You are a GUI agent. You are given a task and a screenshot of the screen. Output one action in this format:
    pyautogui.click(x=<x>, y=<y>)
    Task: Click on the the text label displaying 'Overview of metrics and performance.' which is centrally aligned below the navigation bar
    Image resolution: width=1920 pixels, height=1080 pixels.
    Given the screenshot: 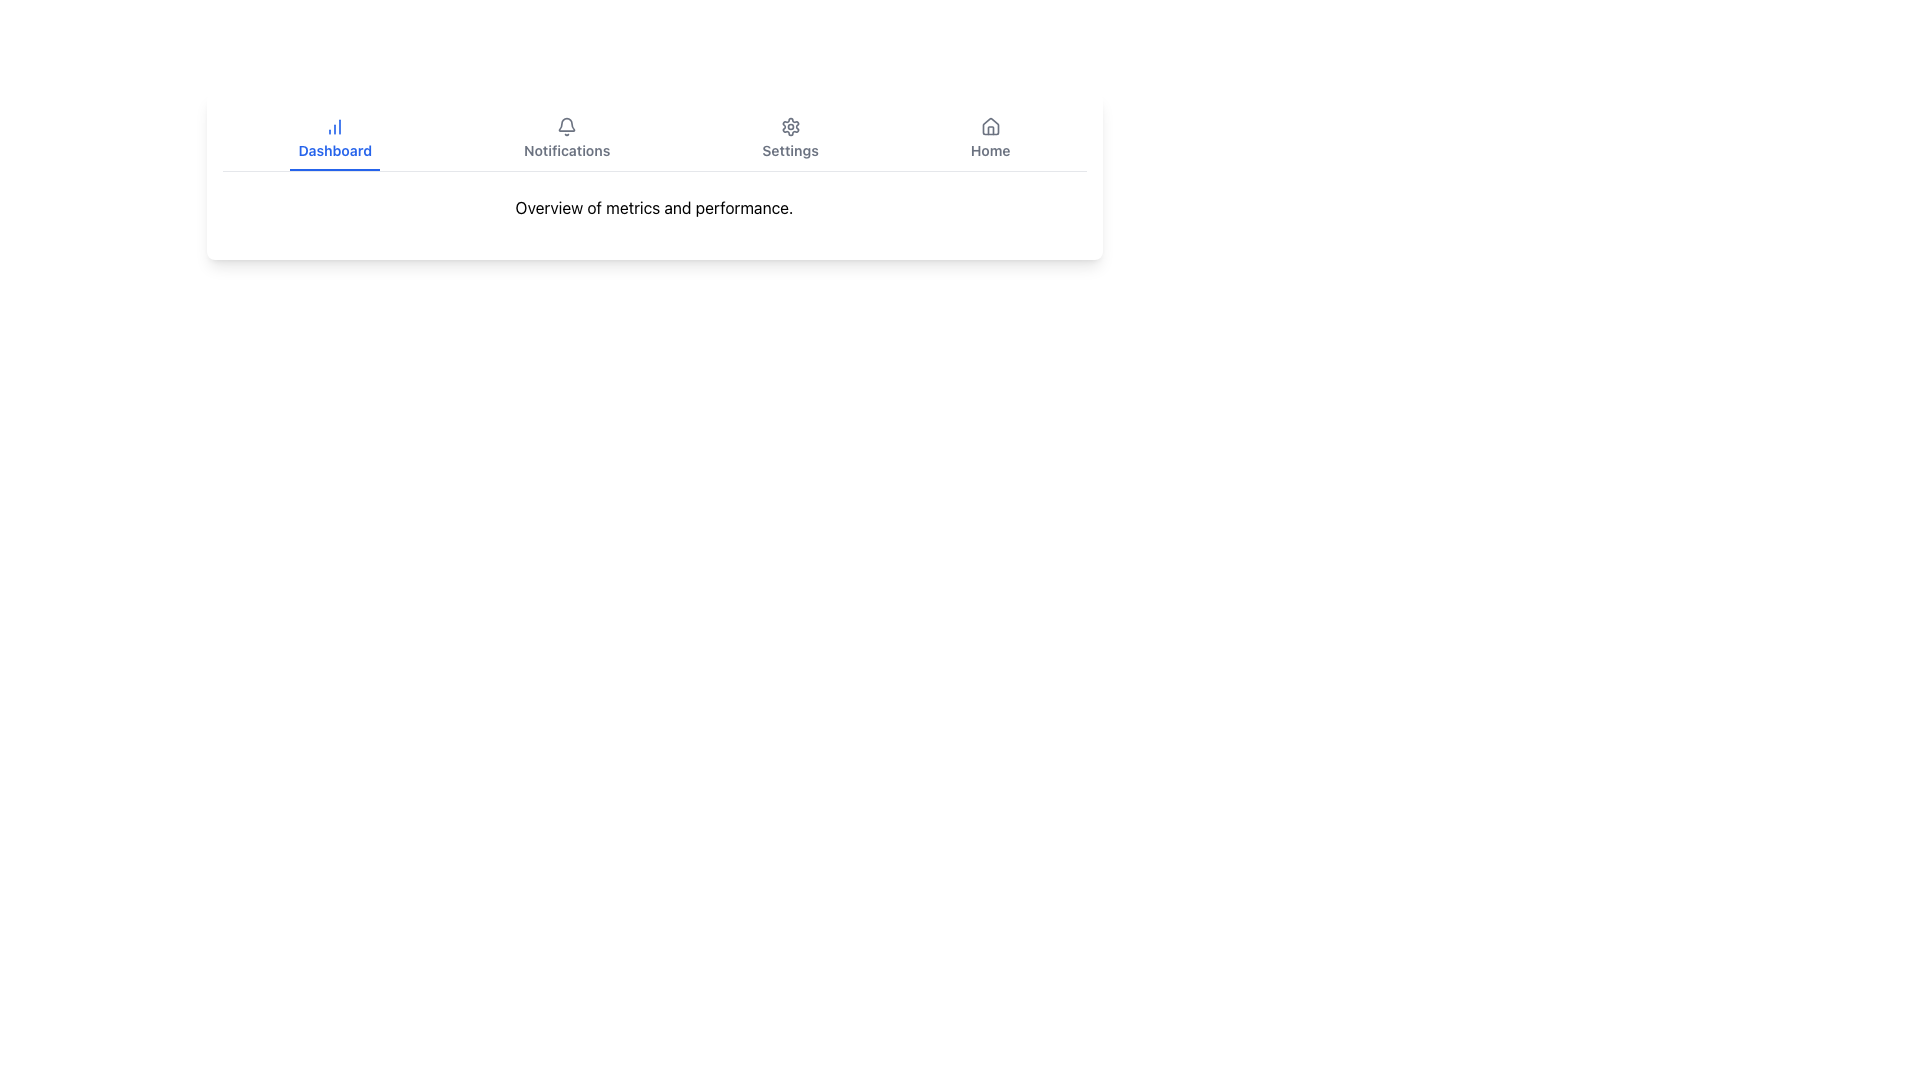 What is the action you would take?
    pyautogui.click(x=654, y=208)
    